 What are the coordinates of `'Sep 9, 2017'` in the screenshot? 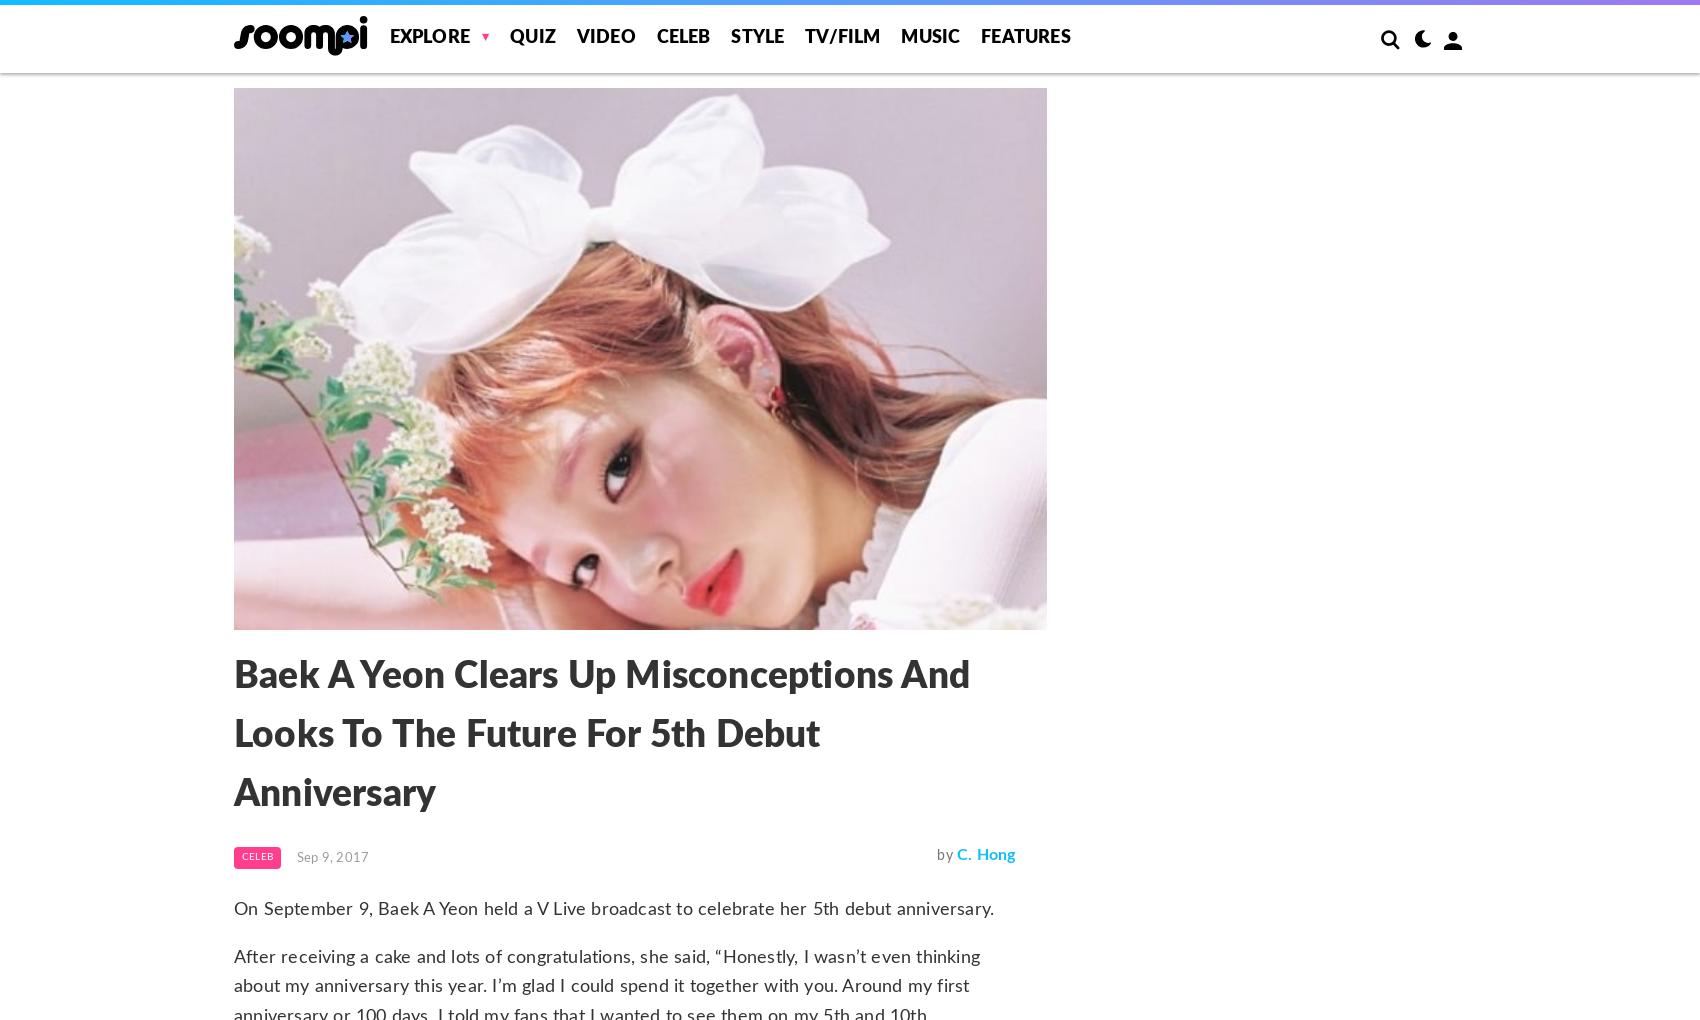 It's located at (296, 857).